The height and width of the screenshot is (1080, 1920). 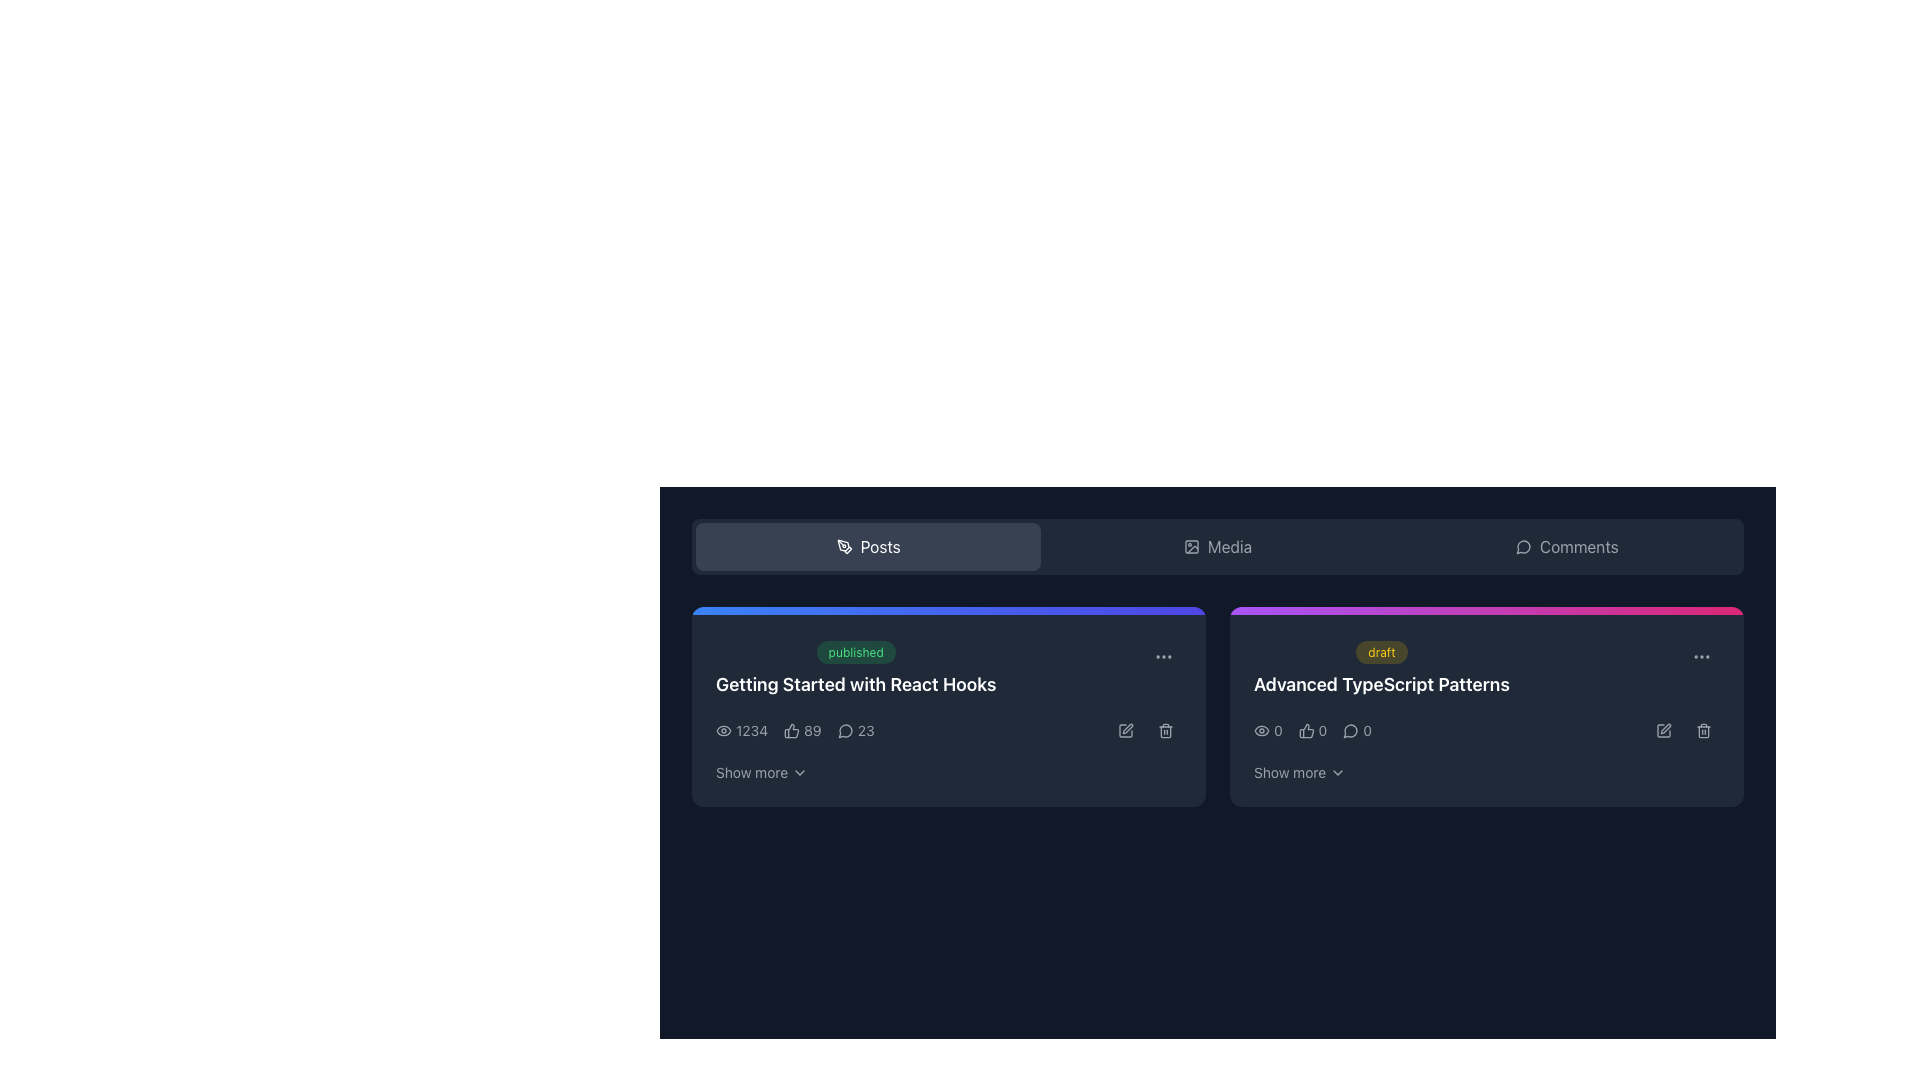 I want to click on the 'Posts' tab label, which is styled with white text on a dark gray background and appears as a button-like link, so click(x=880, y=547).